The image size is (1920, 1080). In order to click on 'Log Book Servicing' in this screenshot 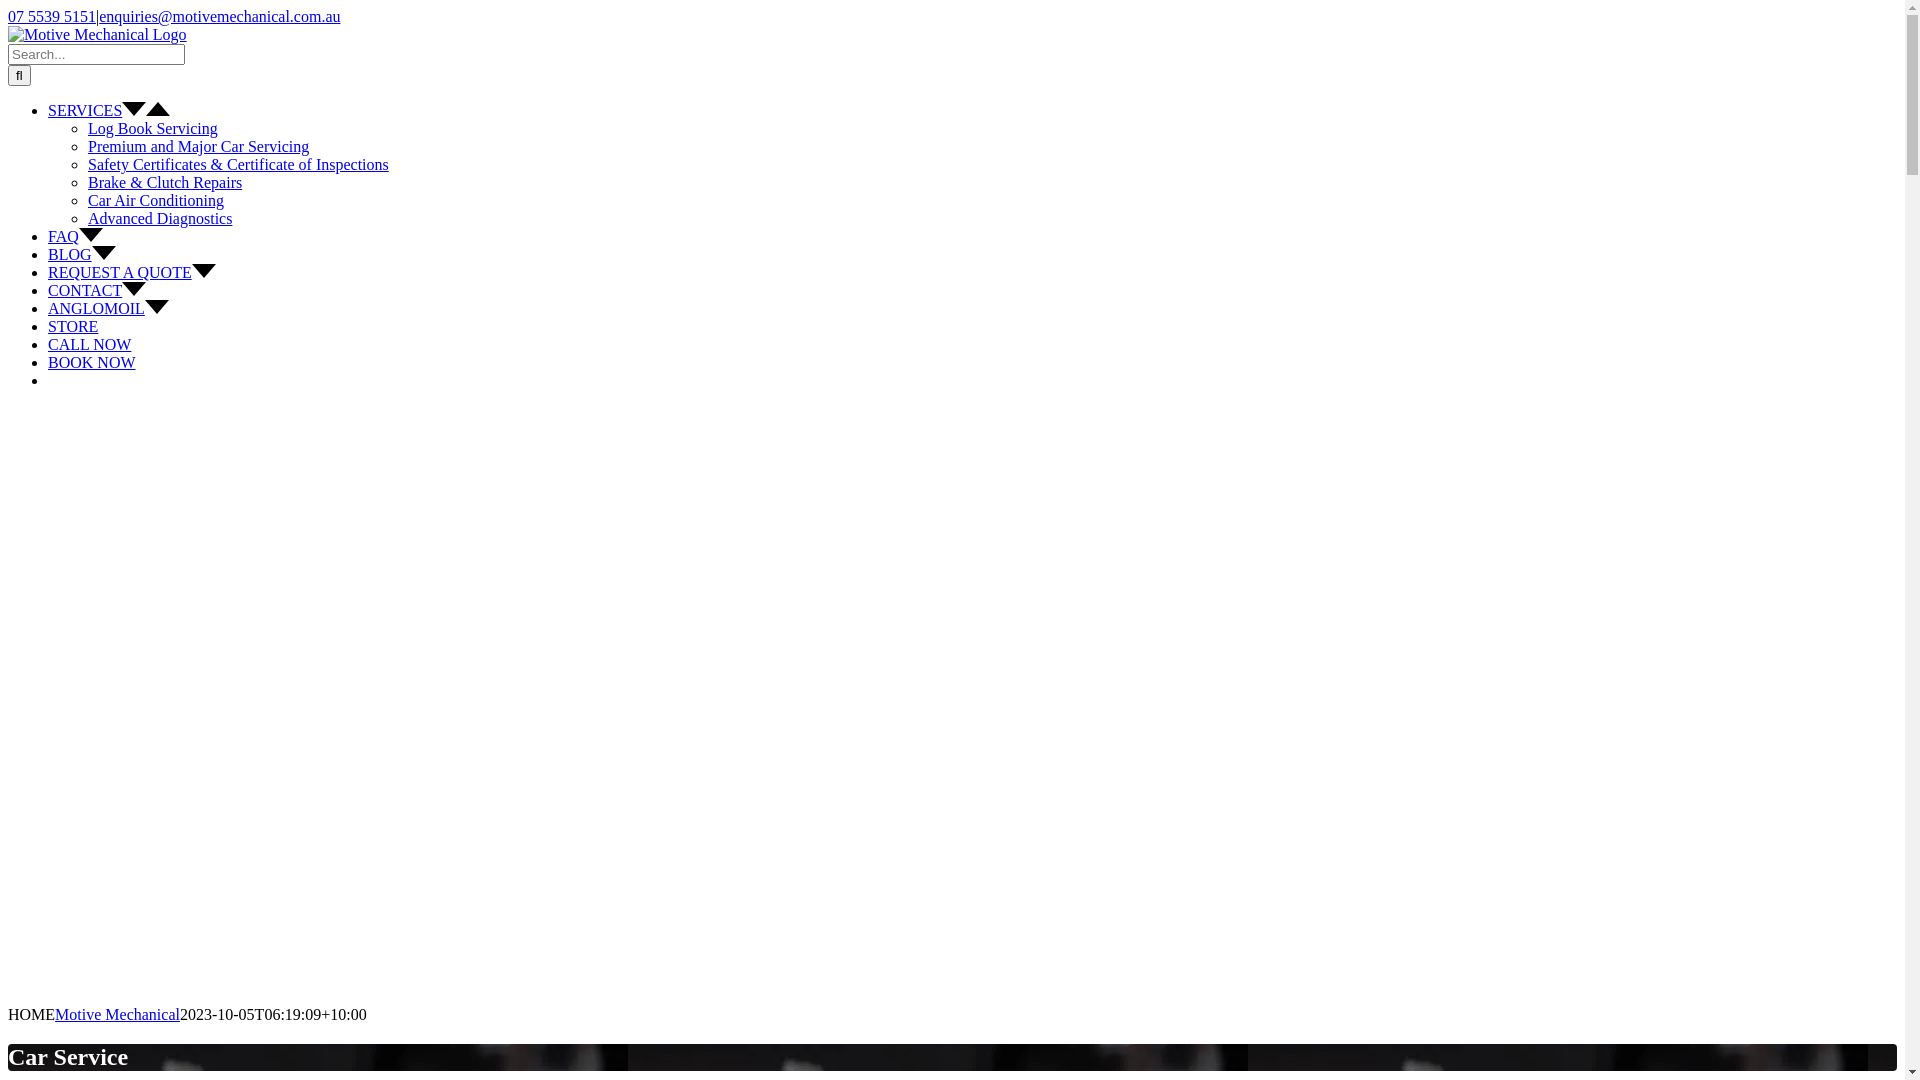, I will do `click(86, 128)`.